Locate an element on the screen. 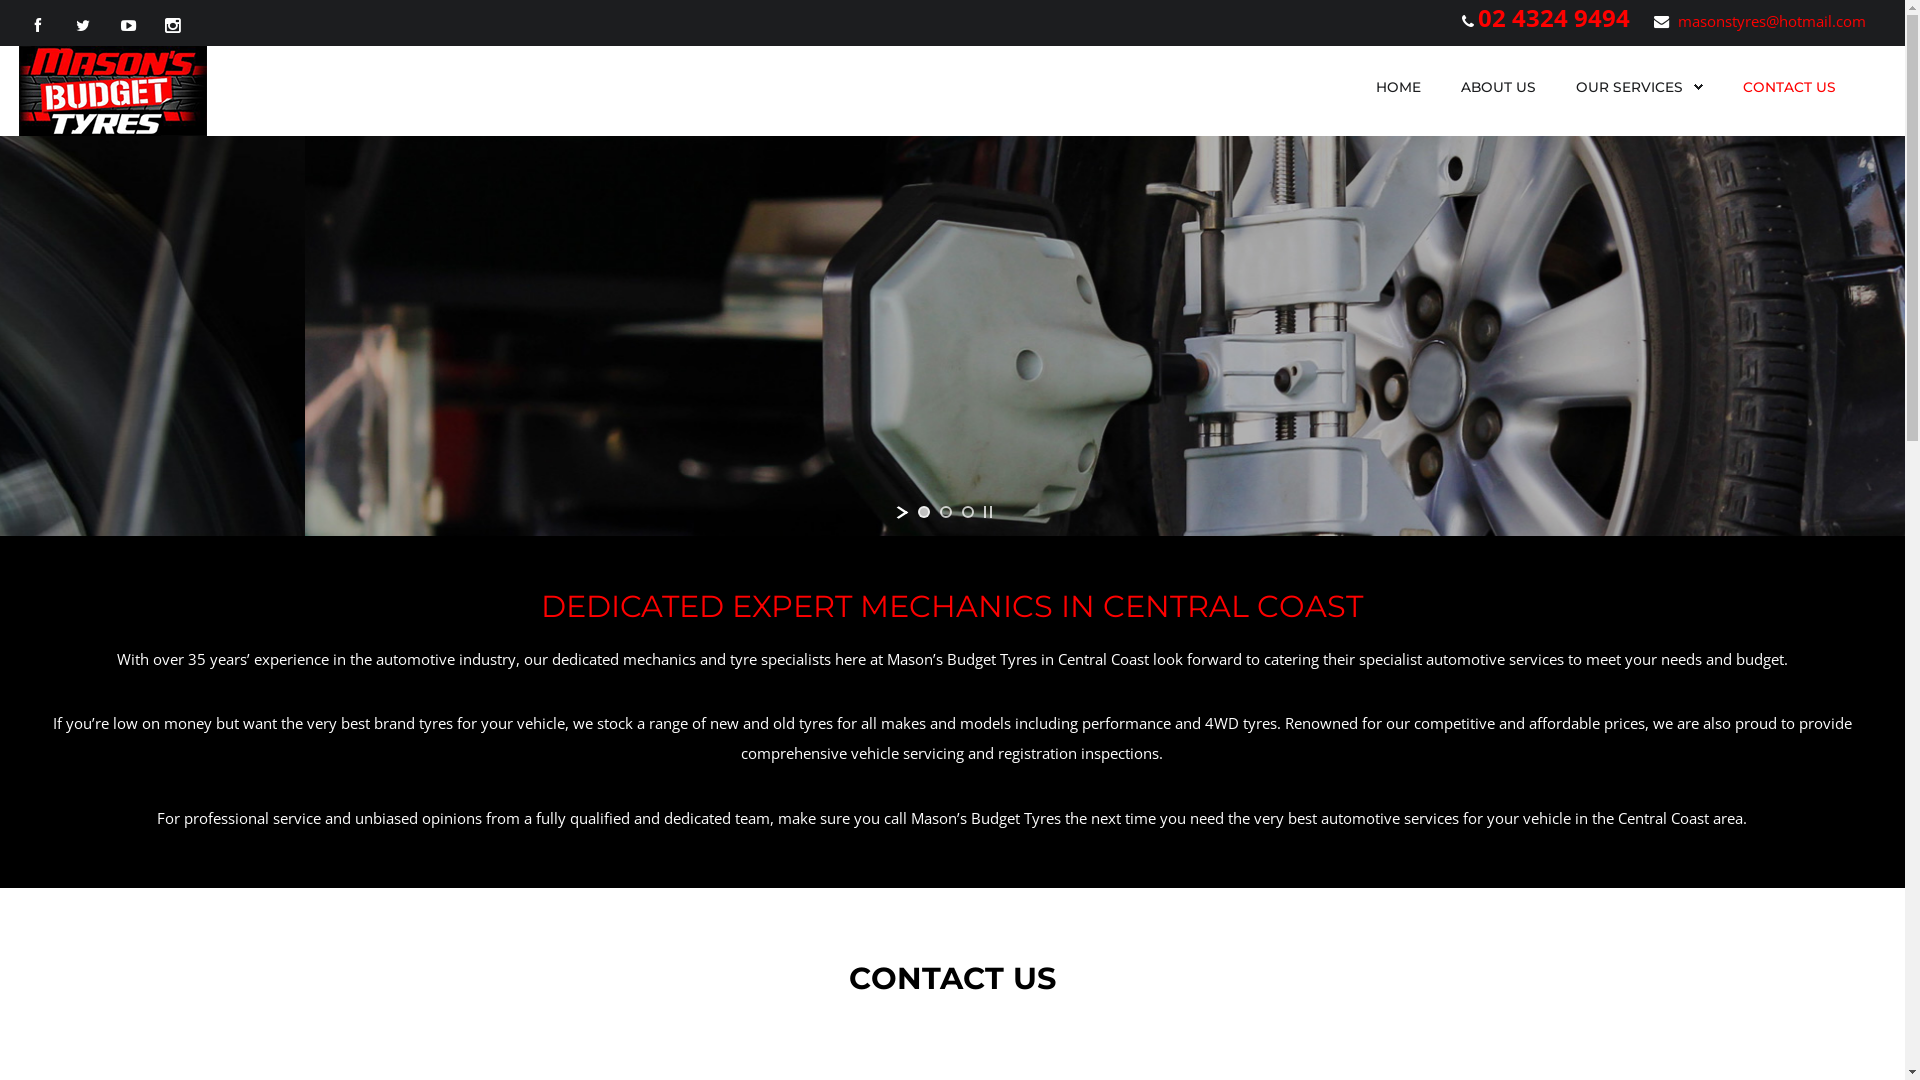  'CONTACT US' is located at coordinates (1789, 86).